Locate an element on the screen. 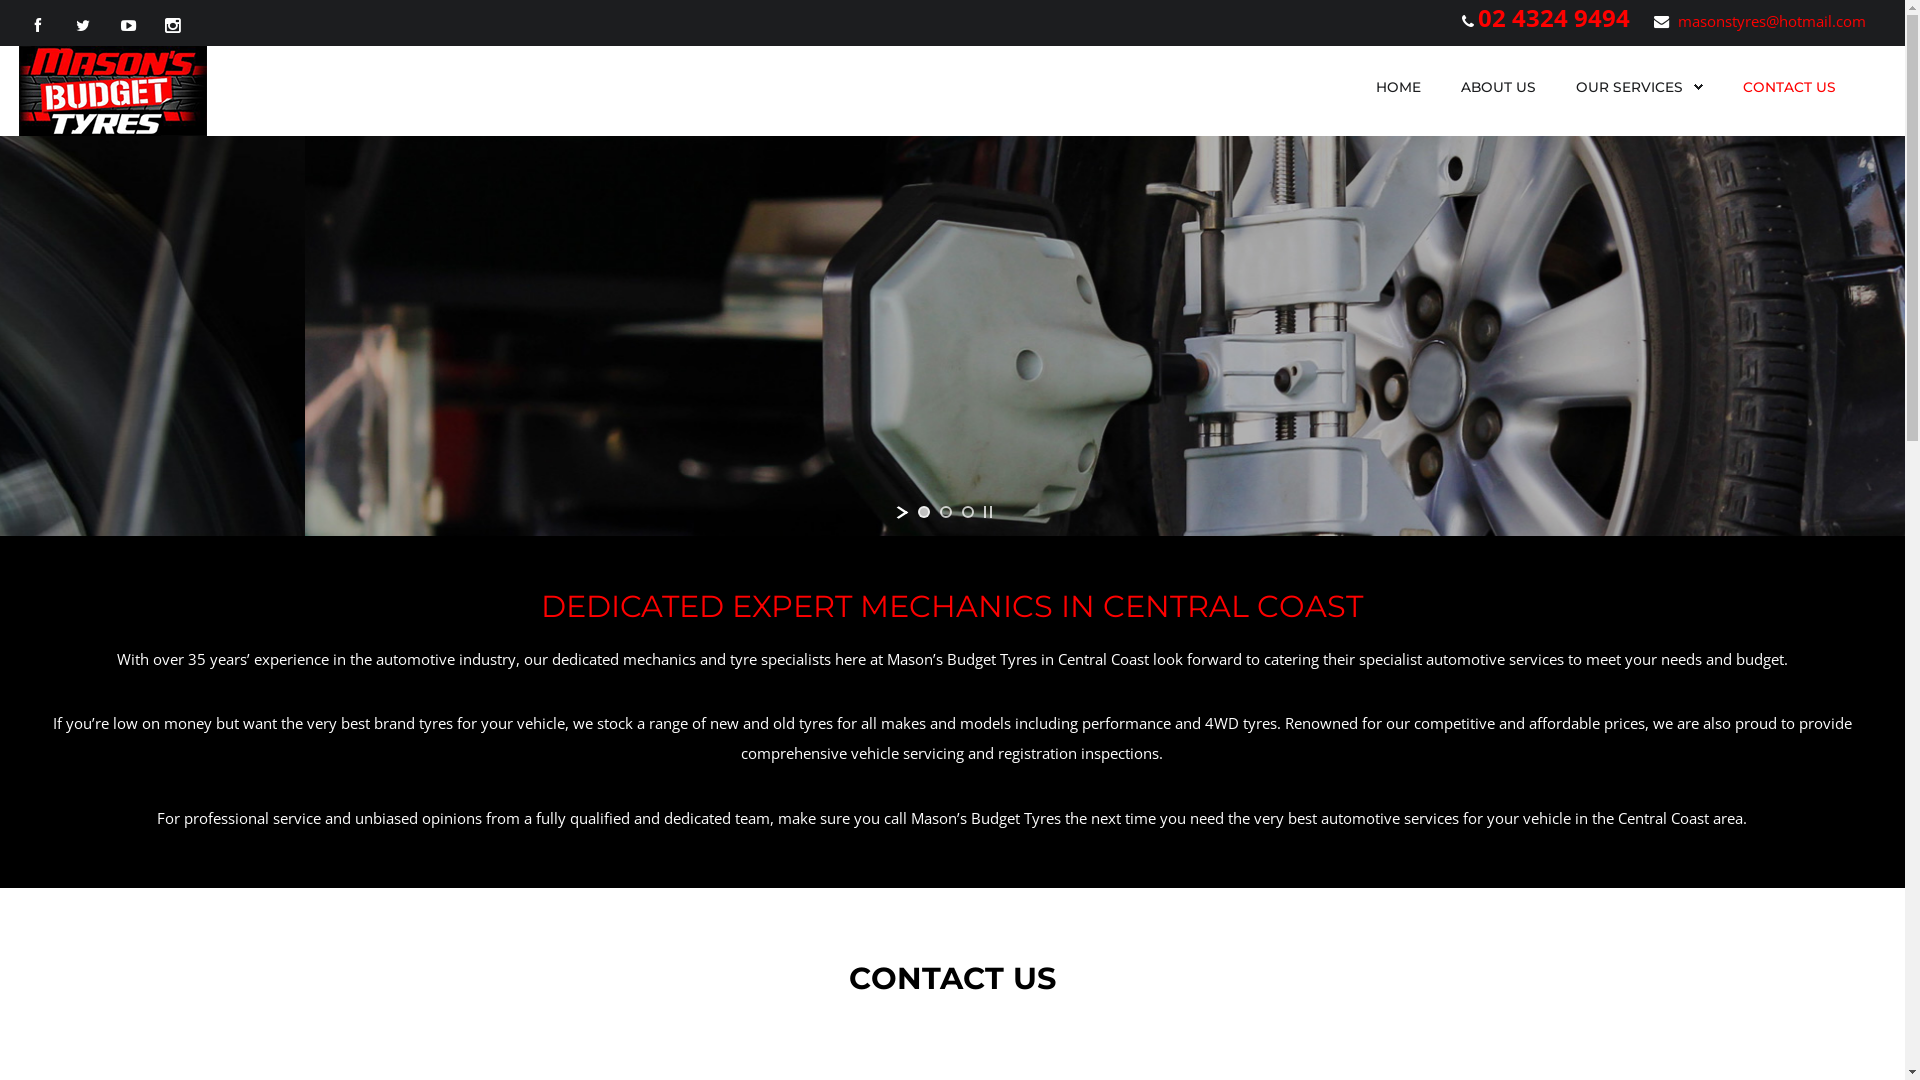  'CONTACT US' is located at coordinates (1789, 86).